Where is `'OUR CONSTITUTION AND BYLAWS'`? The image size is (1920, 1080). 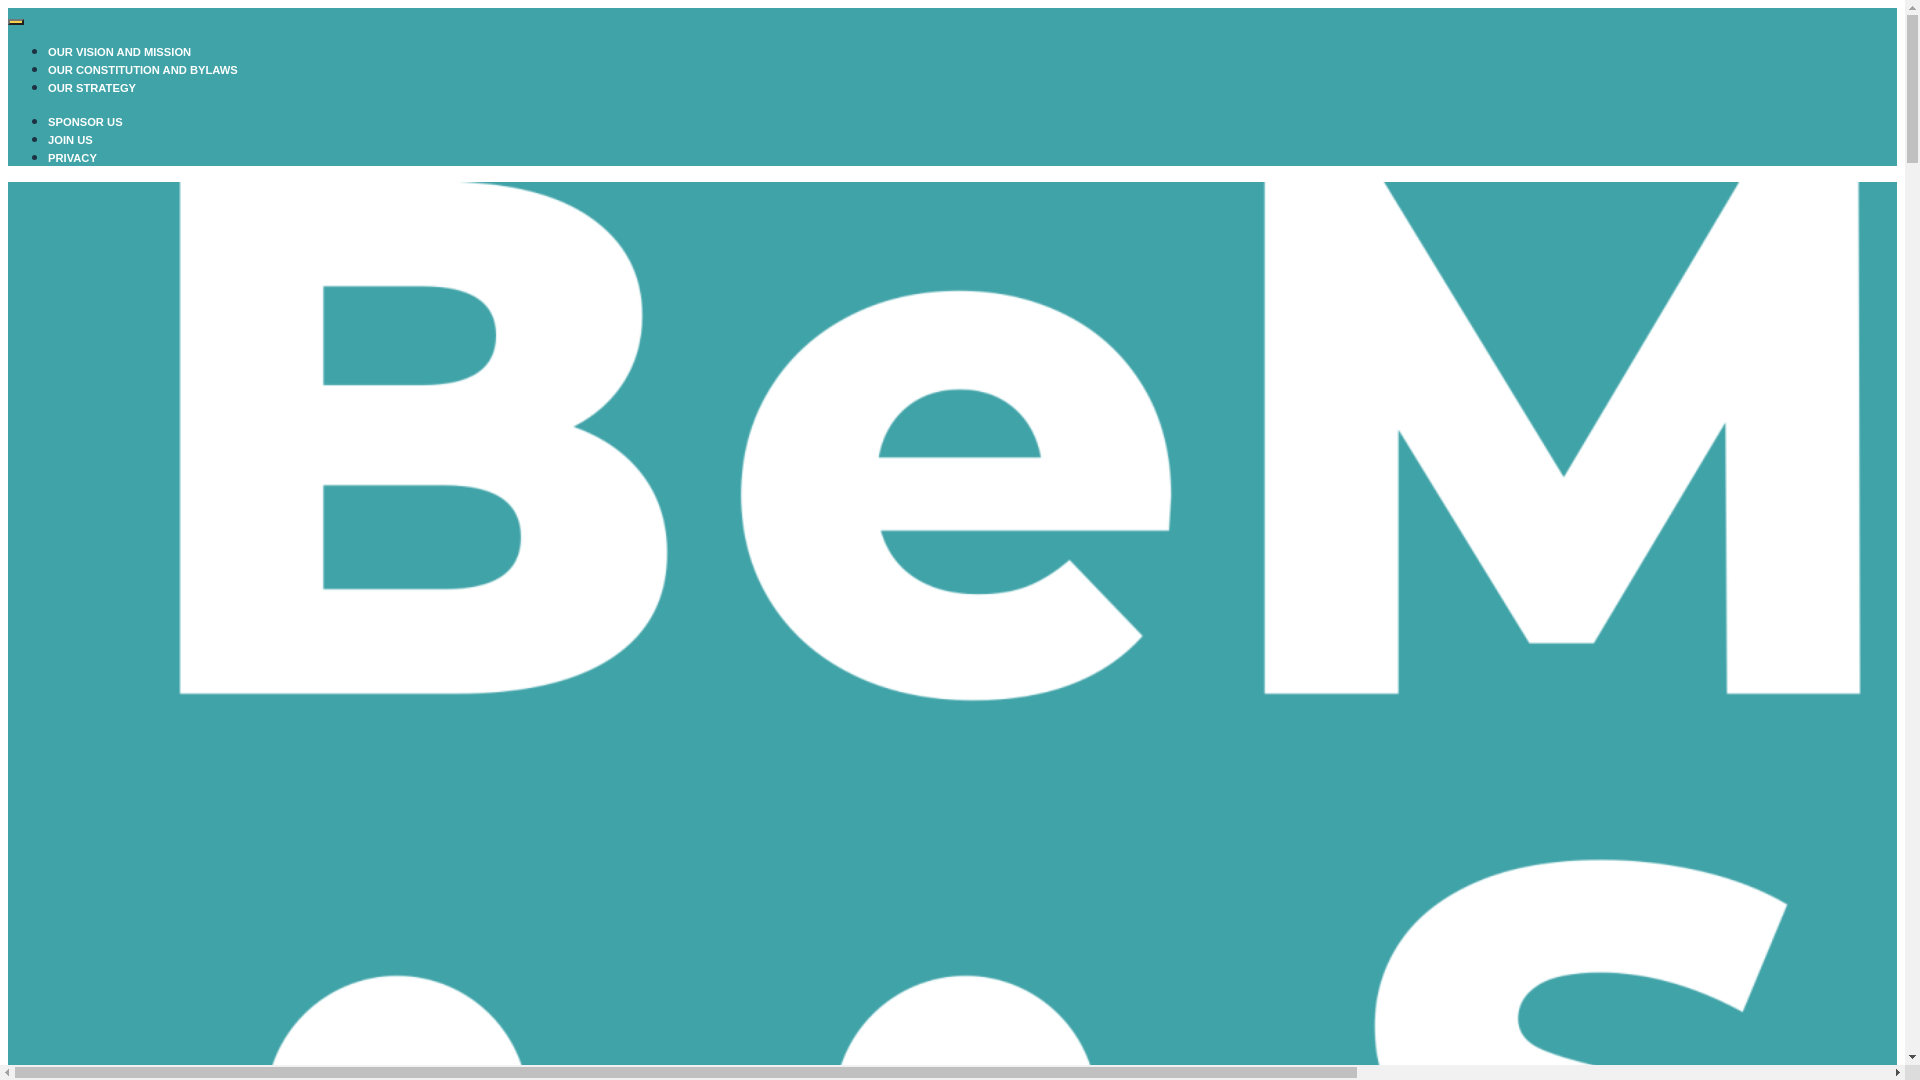
'OUR CONSTITUTION AND BYLAWS' is located at coordinates (142, 68).